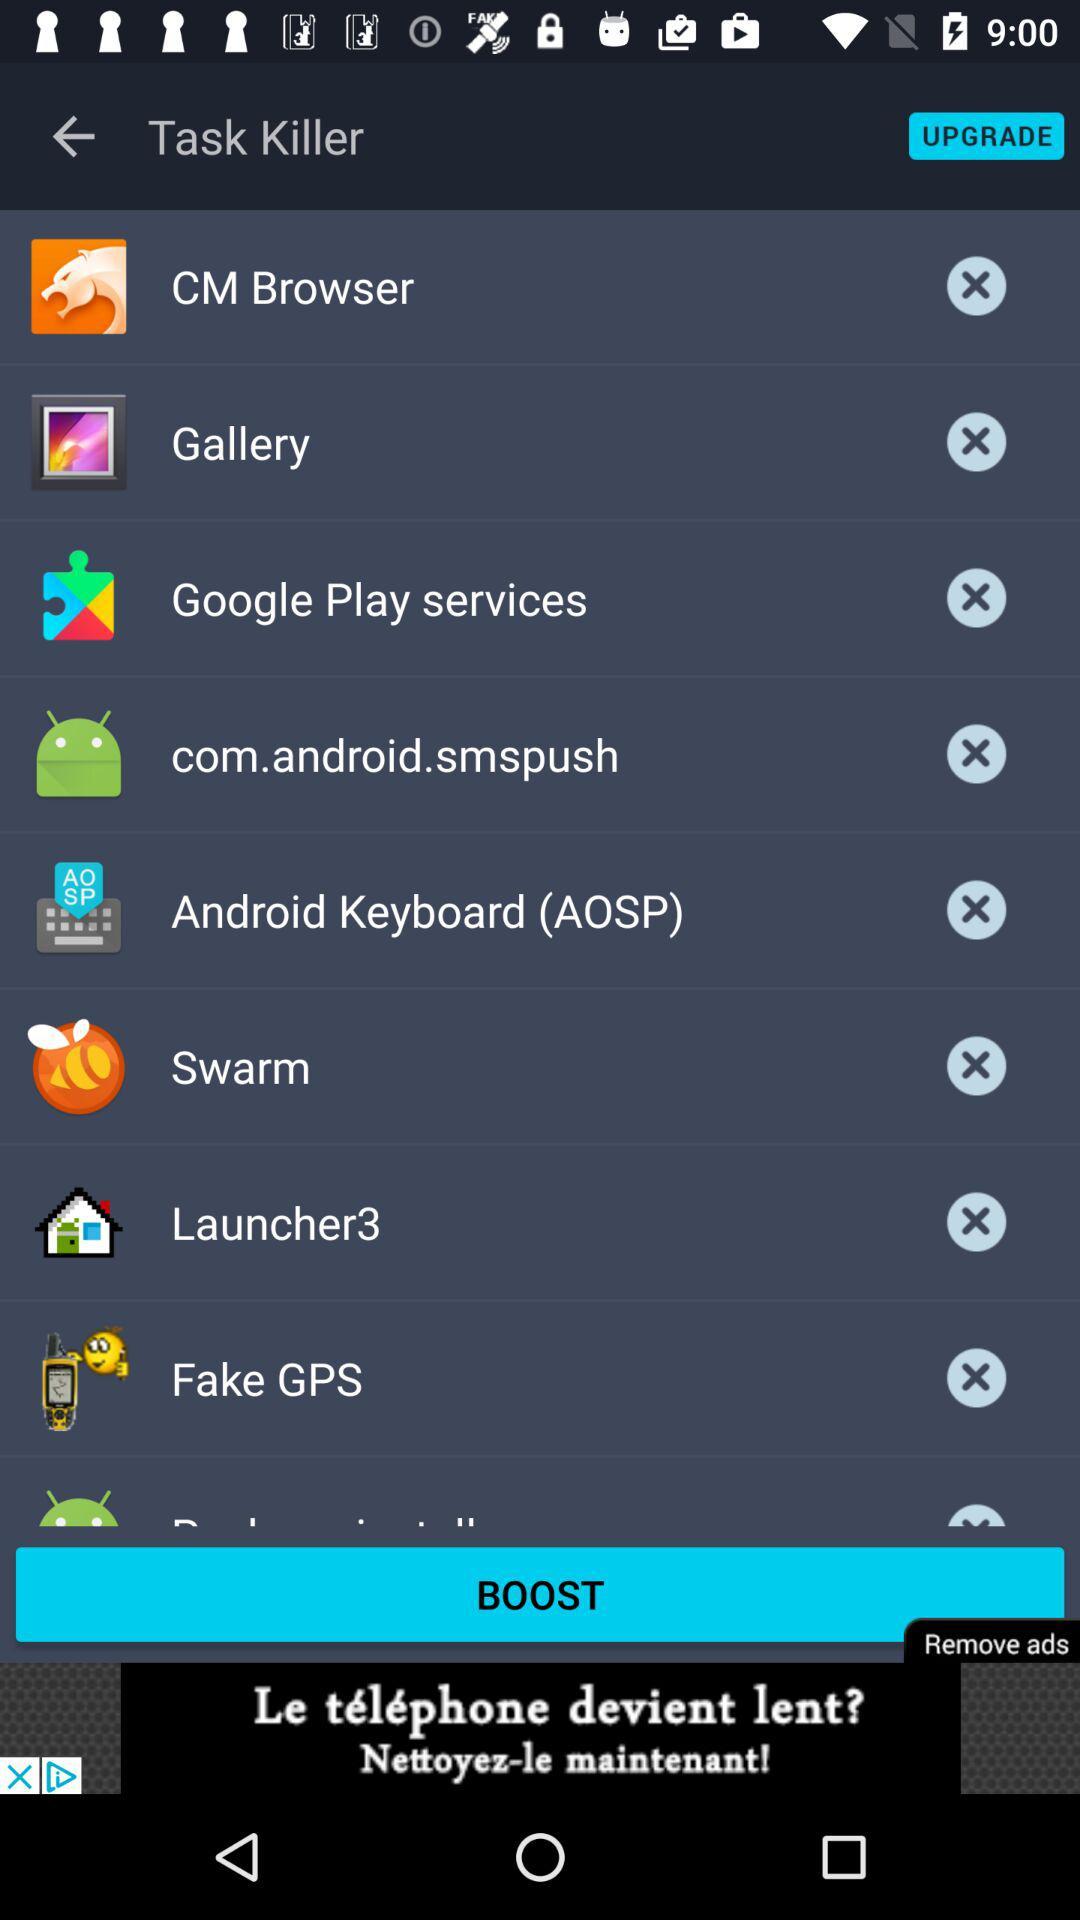 Image resolution: width=1080 pixels, height=1920 pixels. What do you see at coordinates (976, 753) in the screenshot?
I see `install button` at bounding box center [976, 753].